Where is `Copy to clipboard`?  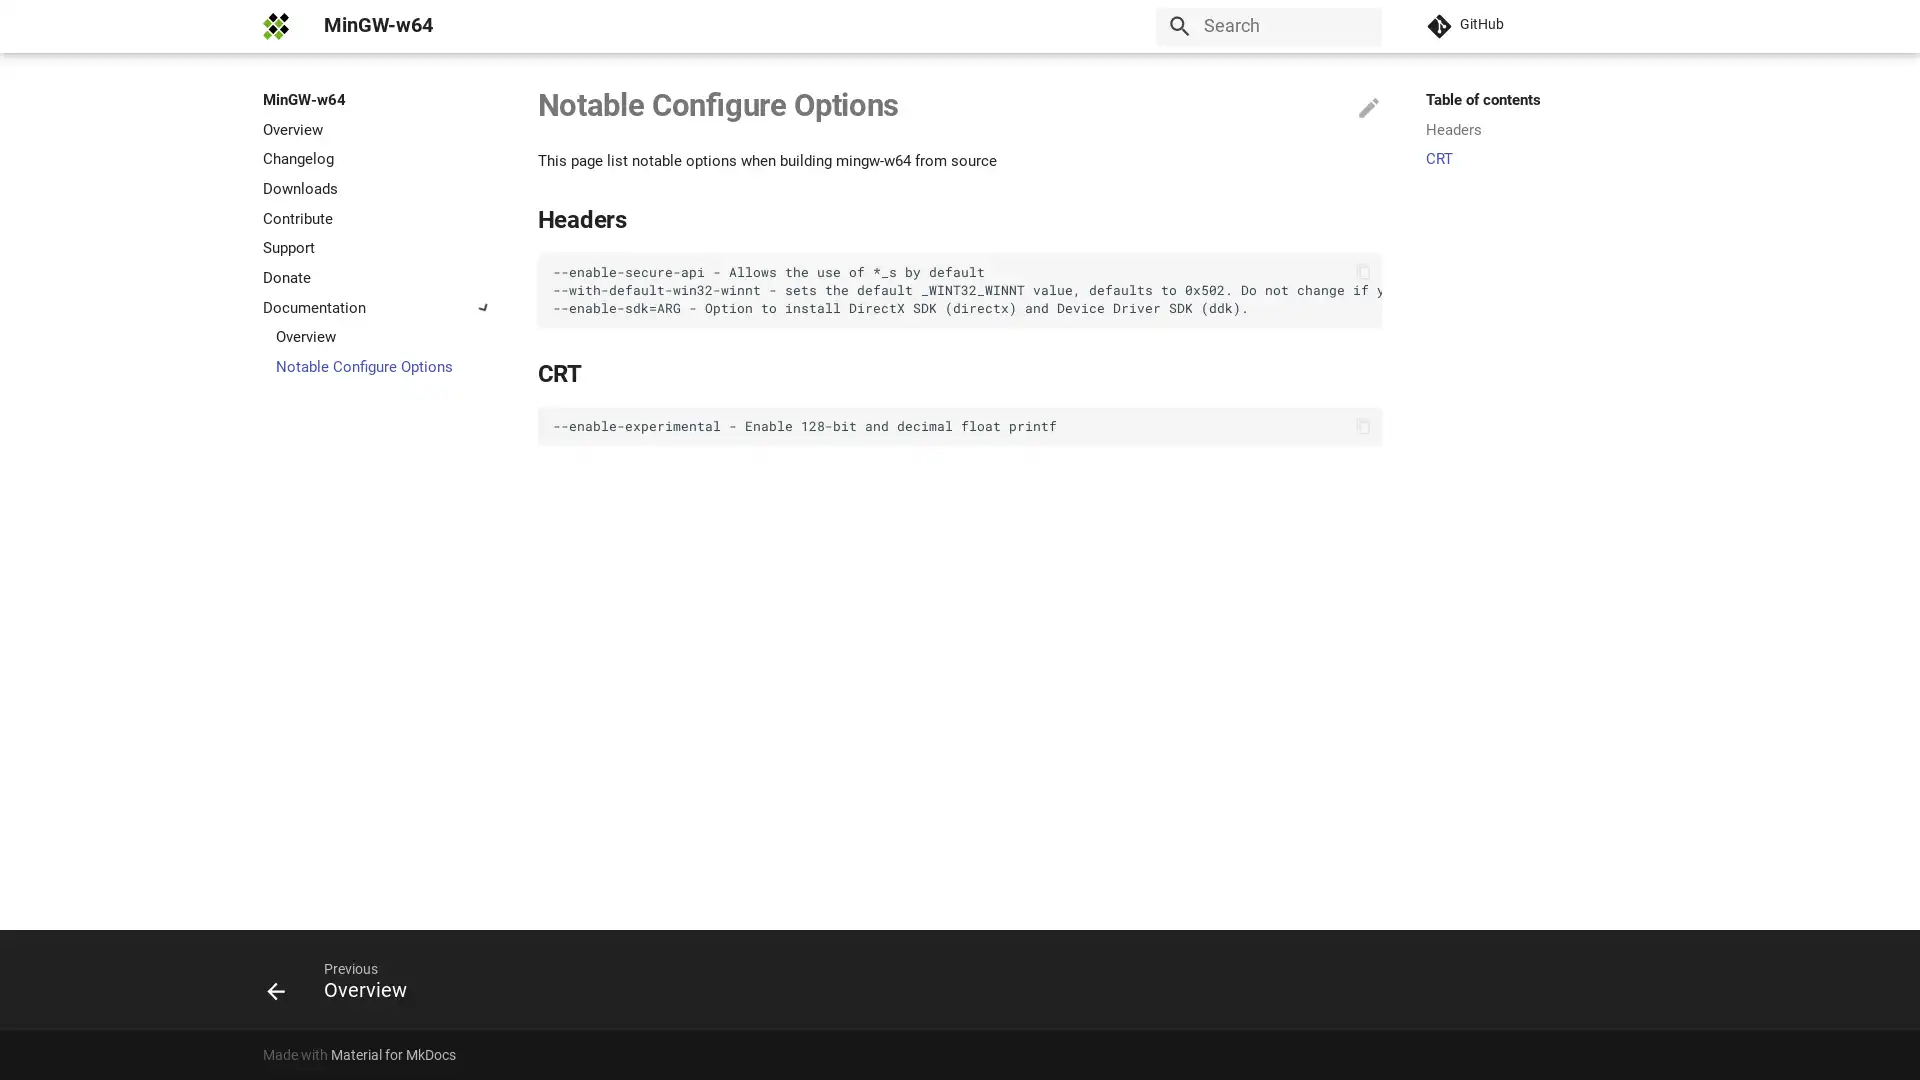 Copy to clipboard is located at coordinates (1361, 424).